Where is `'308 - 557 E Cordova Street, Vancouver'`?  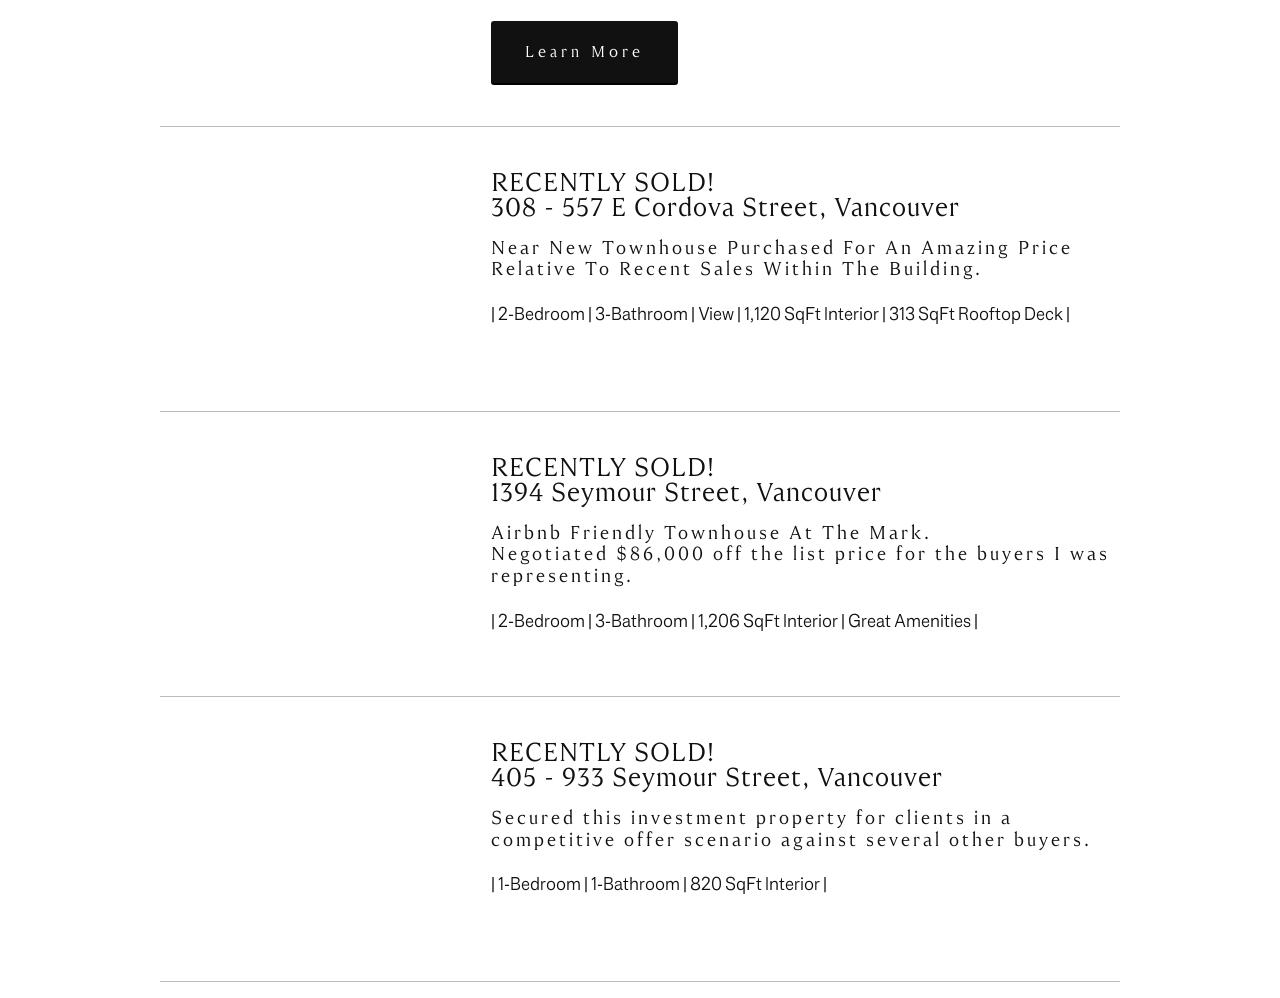 '308 - 557 E Cordova Street, Vancouver' is located at coordinates (724, 206).